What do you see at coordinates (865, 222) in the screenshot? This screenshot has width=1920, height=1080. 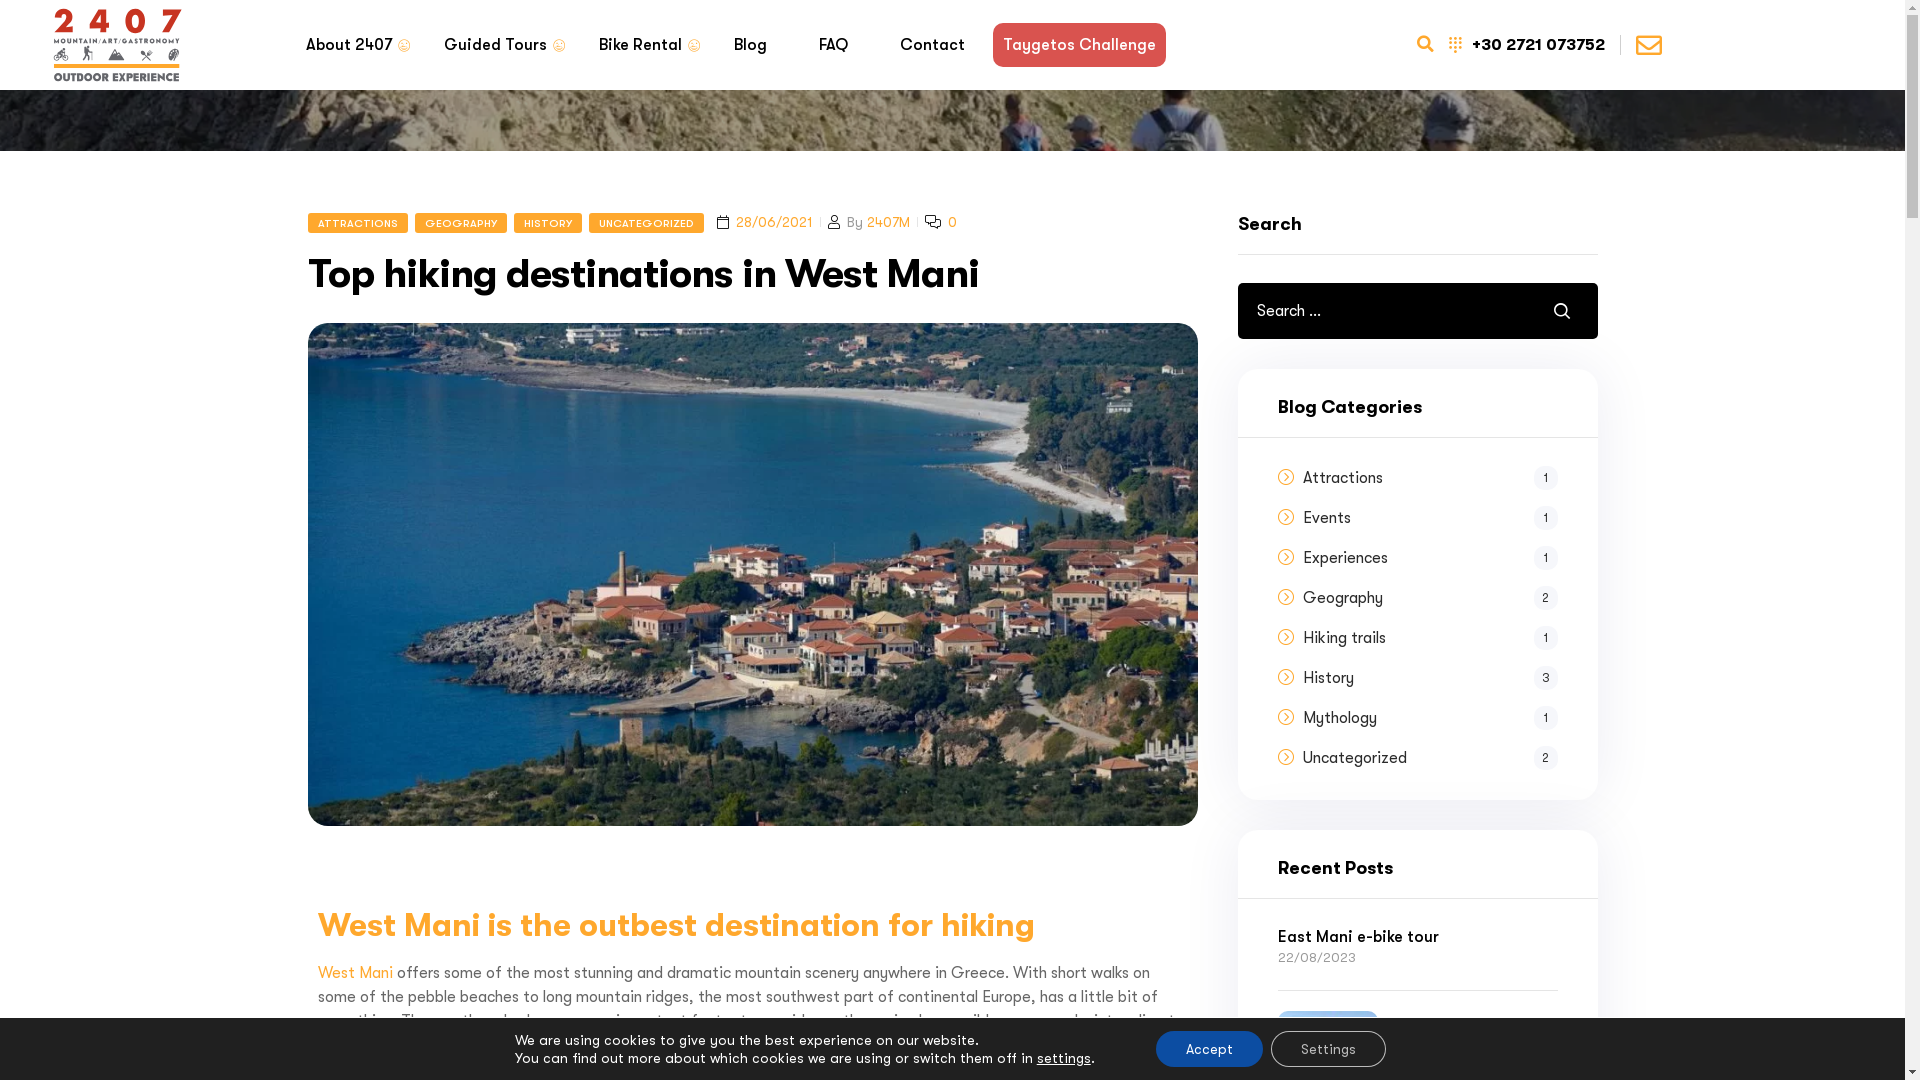 I see `'2407M'` at bounding box center [865, 222].